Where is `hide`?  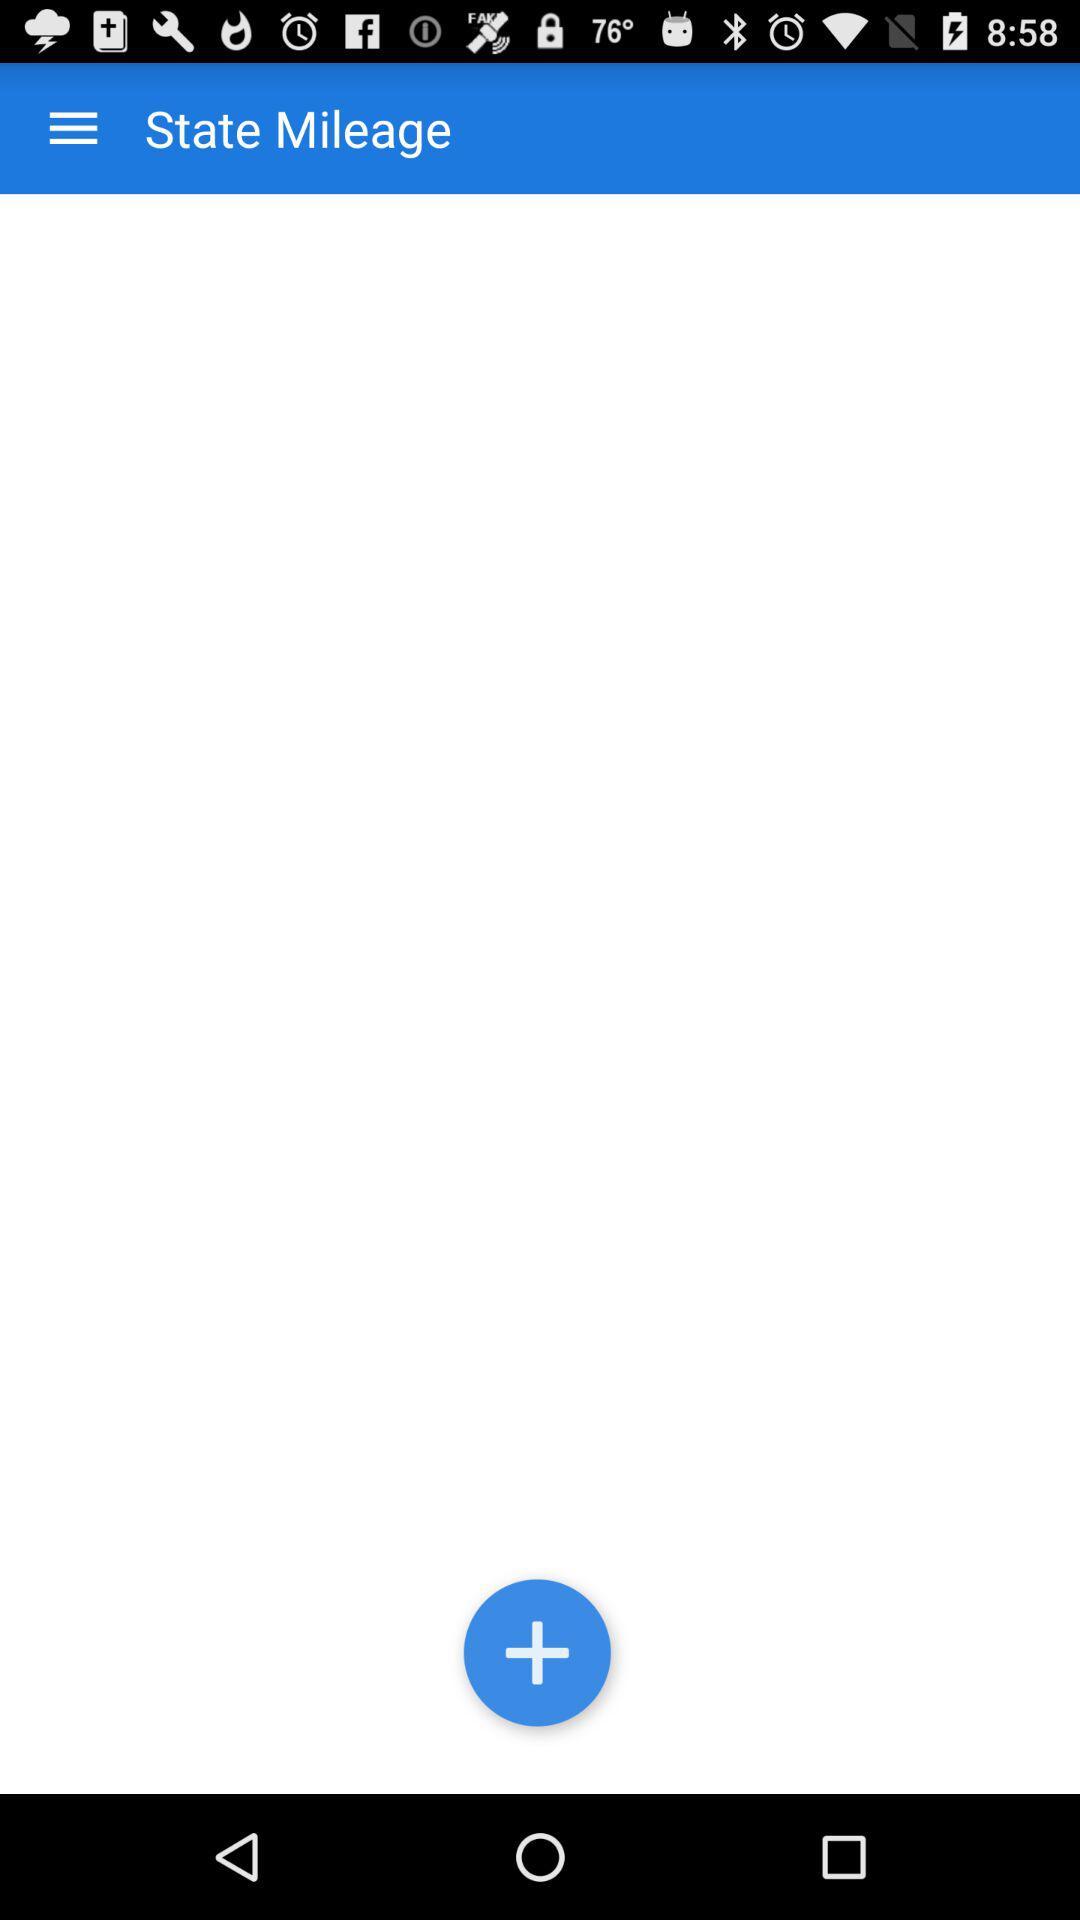 hide is located at coordinates (540, 1657).